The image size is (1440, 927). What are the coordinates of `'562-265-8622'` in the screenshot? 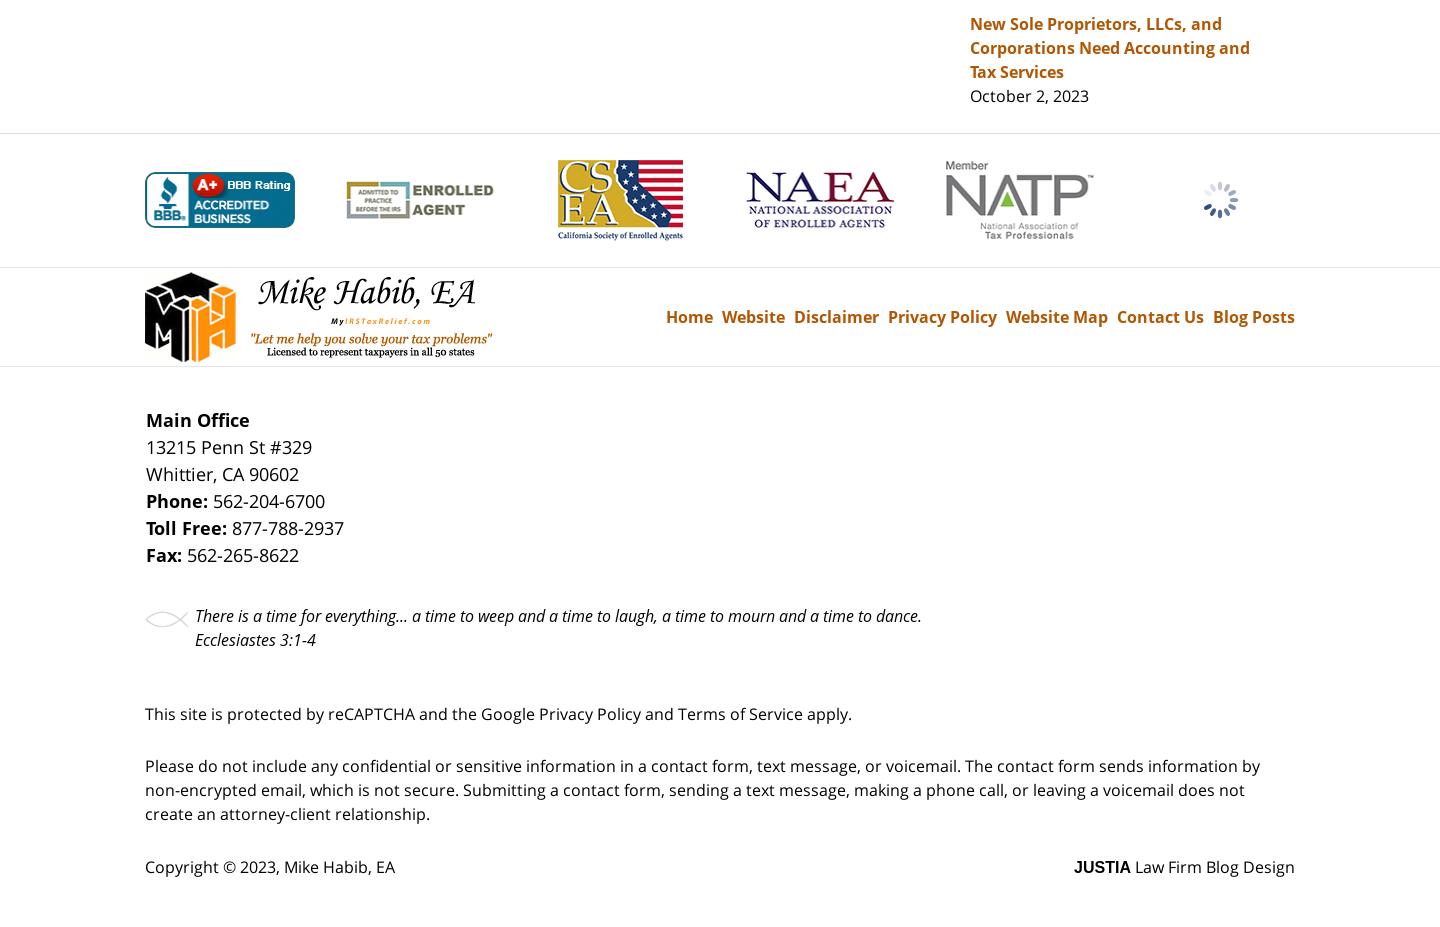 It's located at (242, 553).